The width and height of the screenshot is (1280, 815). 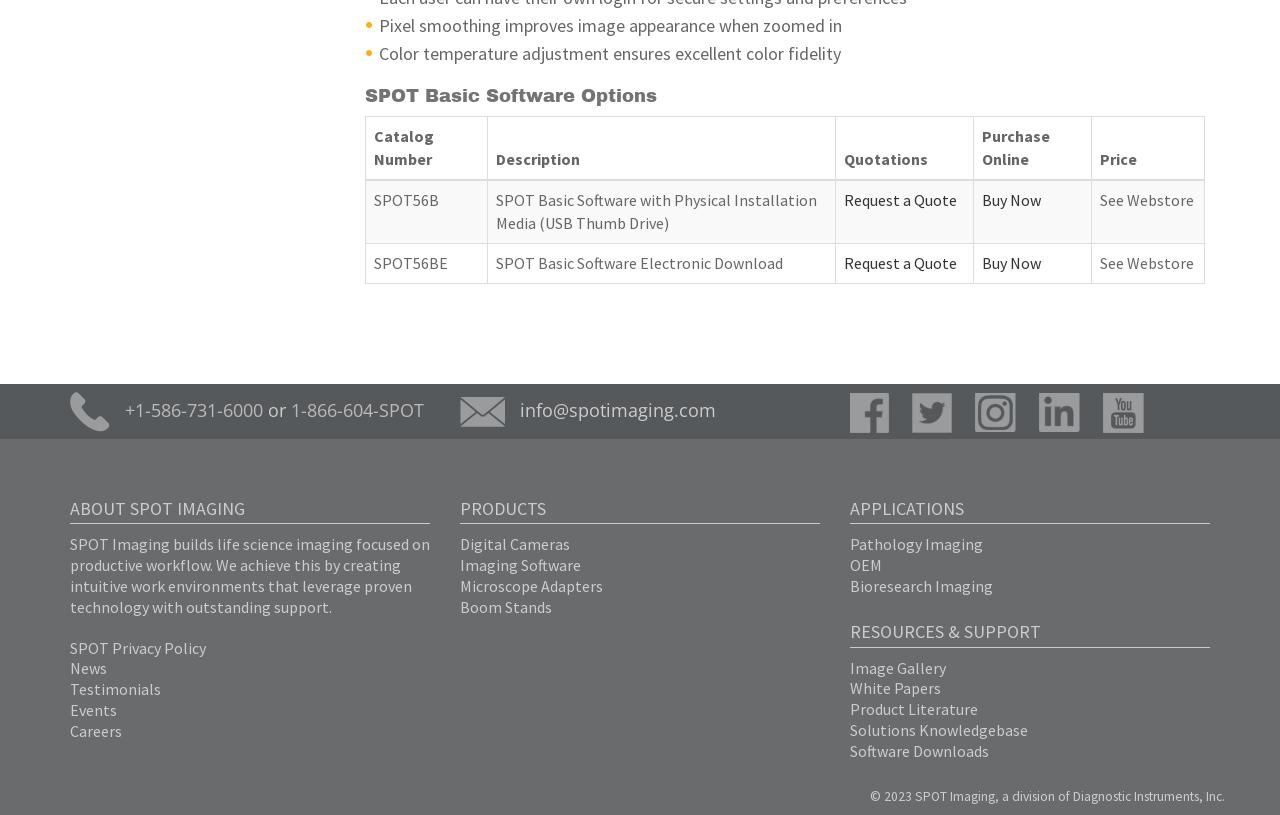 I want to click on 'SPOT Basic Software Electronic Download', so click(x=637, y=262).